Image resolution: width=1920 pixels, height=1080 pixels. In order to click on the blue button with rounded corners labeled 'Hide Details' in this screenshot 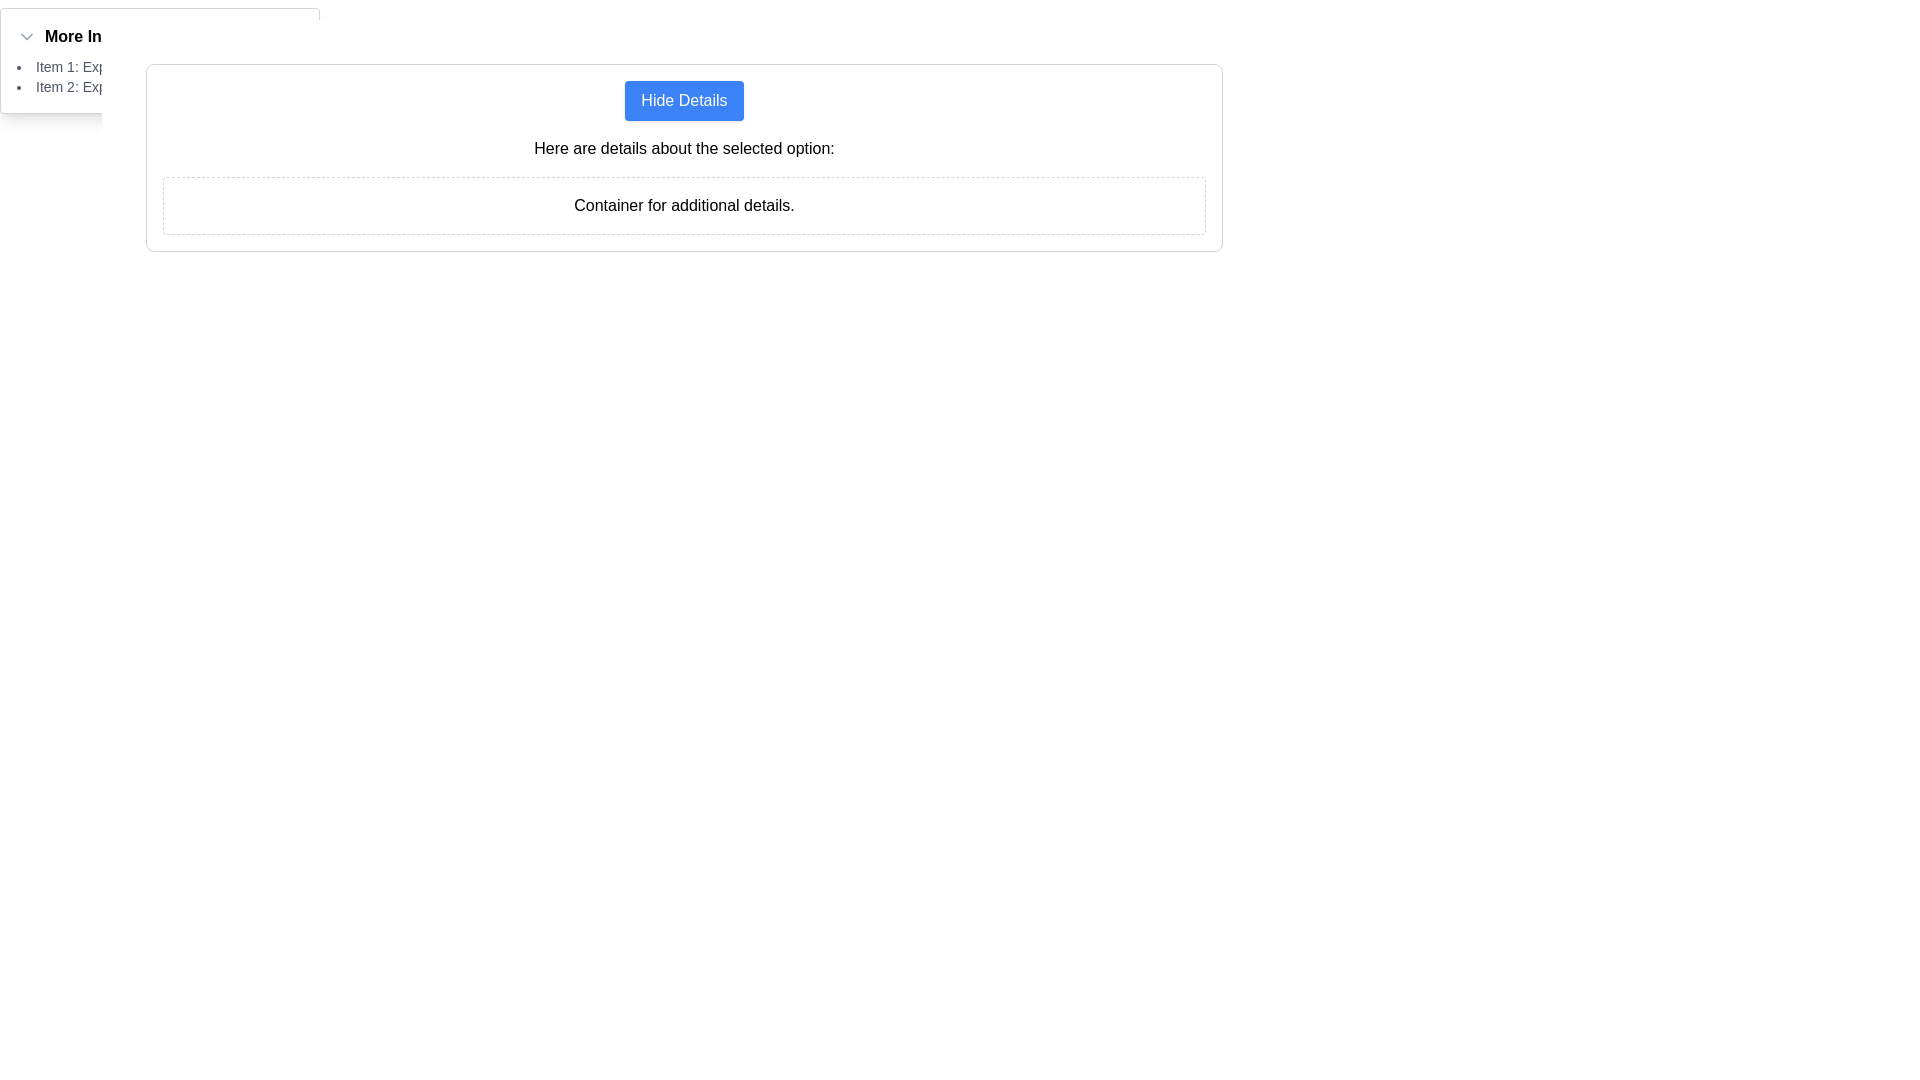, I will do `click(684, 100)`.